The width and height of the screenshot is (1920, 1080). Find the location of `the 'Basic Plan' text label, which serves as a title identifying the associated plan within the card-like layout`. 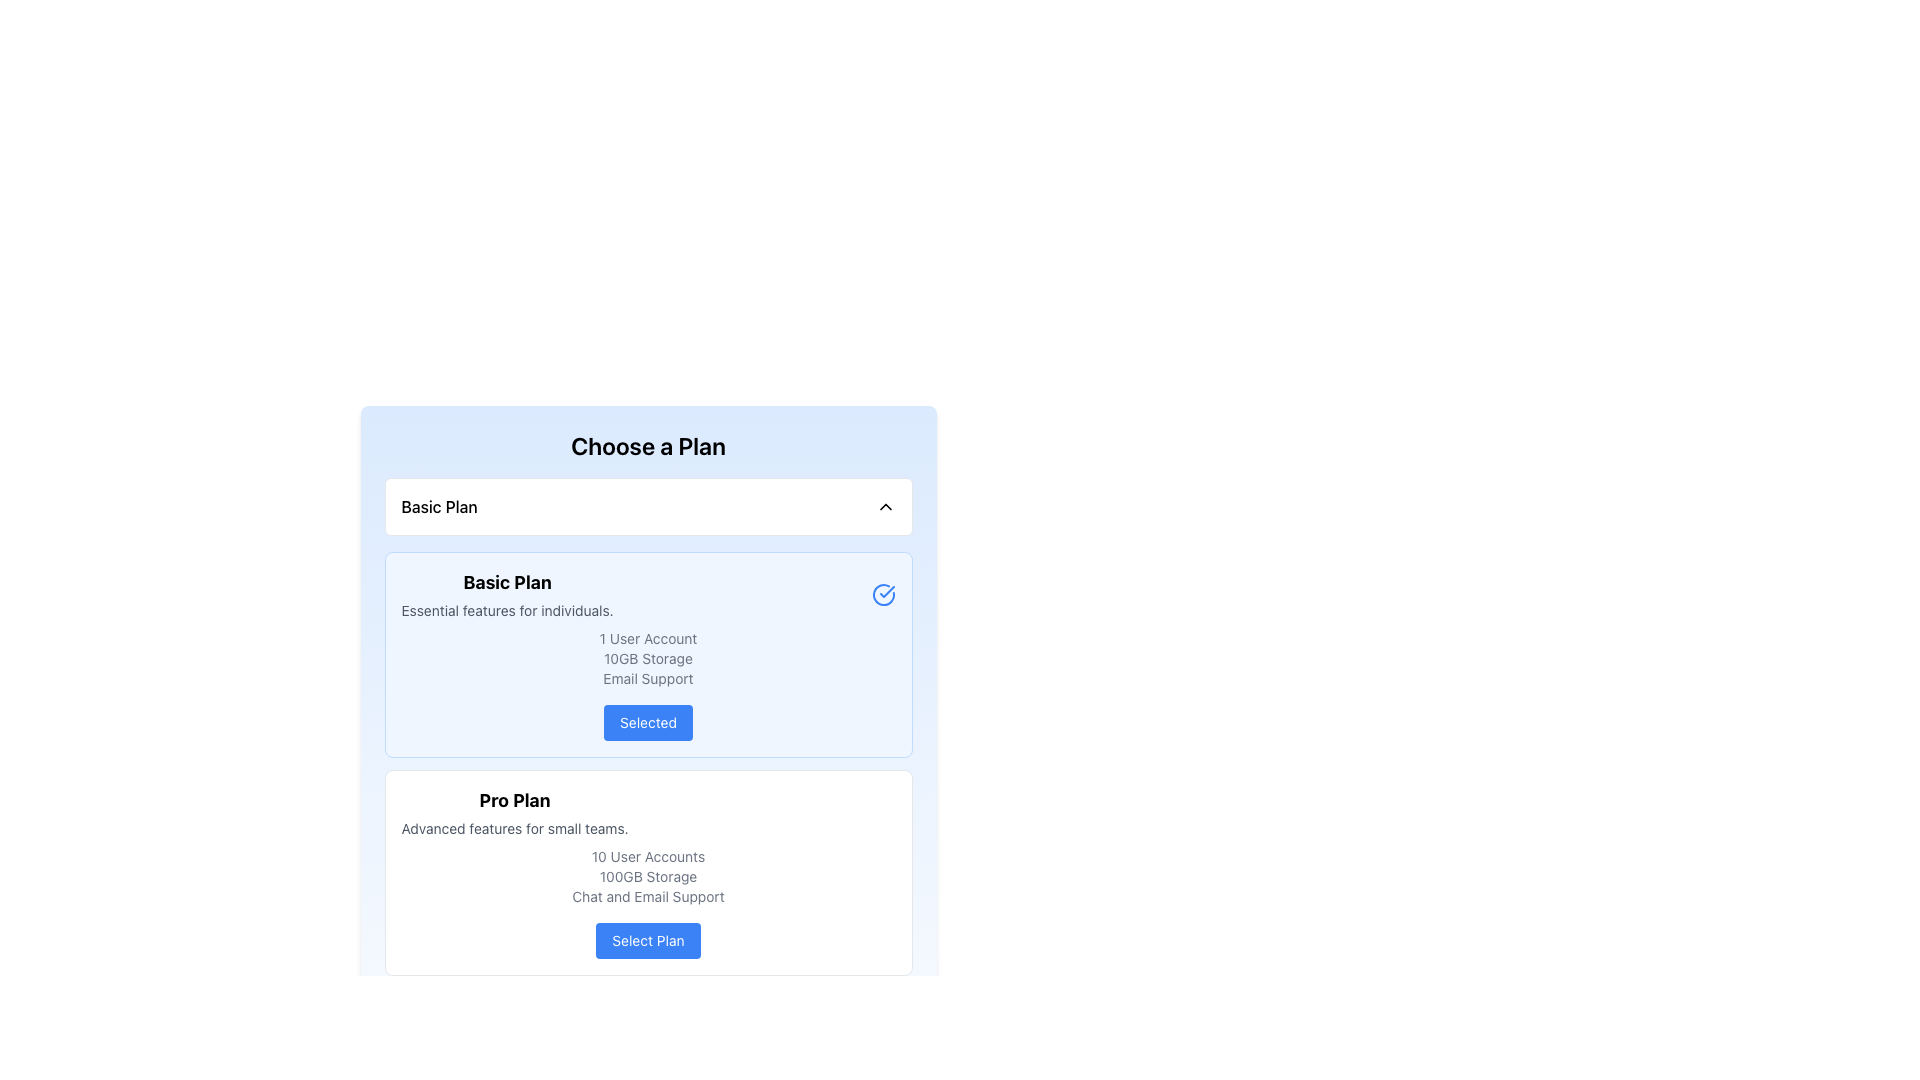

the 'Basic Plan' text label, which serves as a title identifying the associated plan within the card-like layout is located at coordinates (438, 505).